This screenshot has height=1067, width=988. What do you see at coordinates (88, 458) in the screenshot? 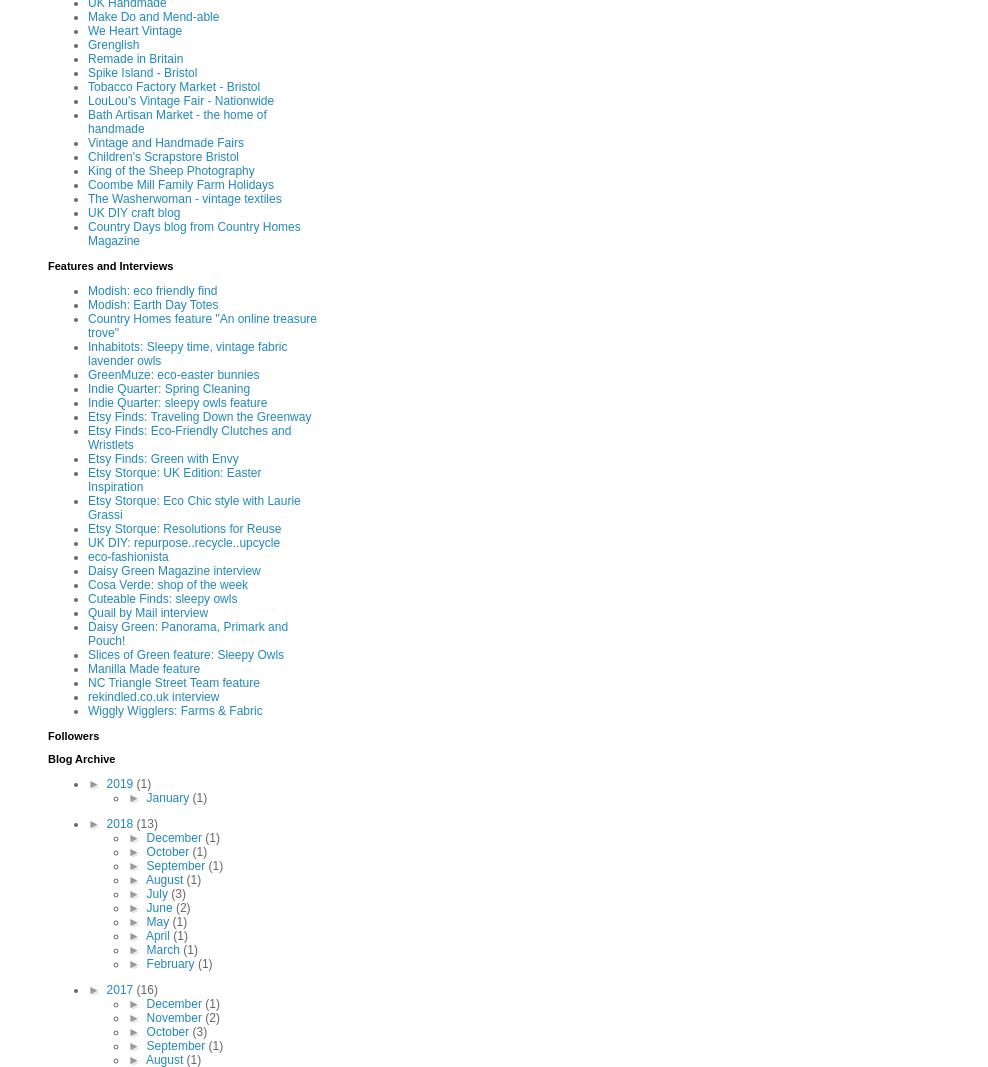
I see `'Etsy Finds: Green with Envy'` at bounding box center [88, 458].